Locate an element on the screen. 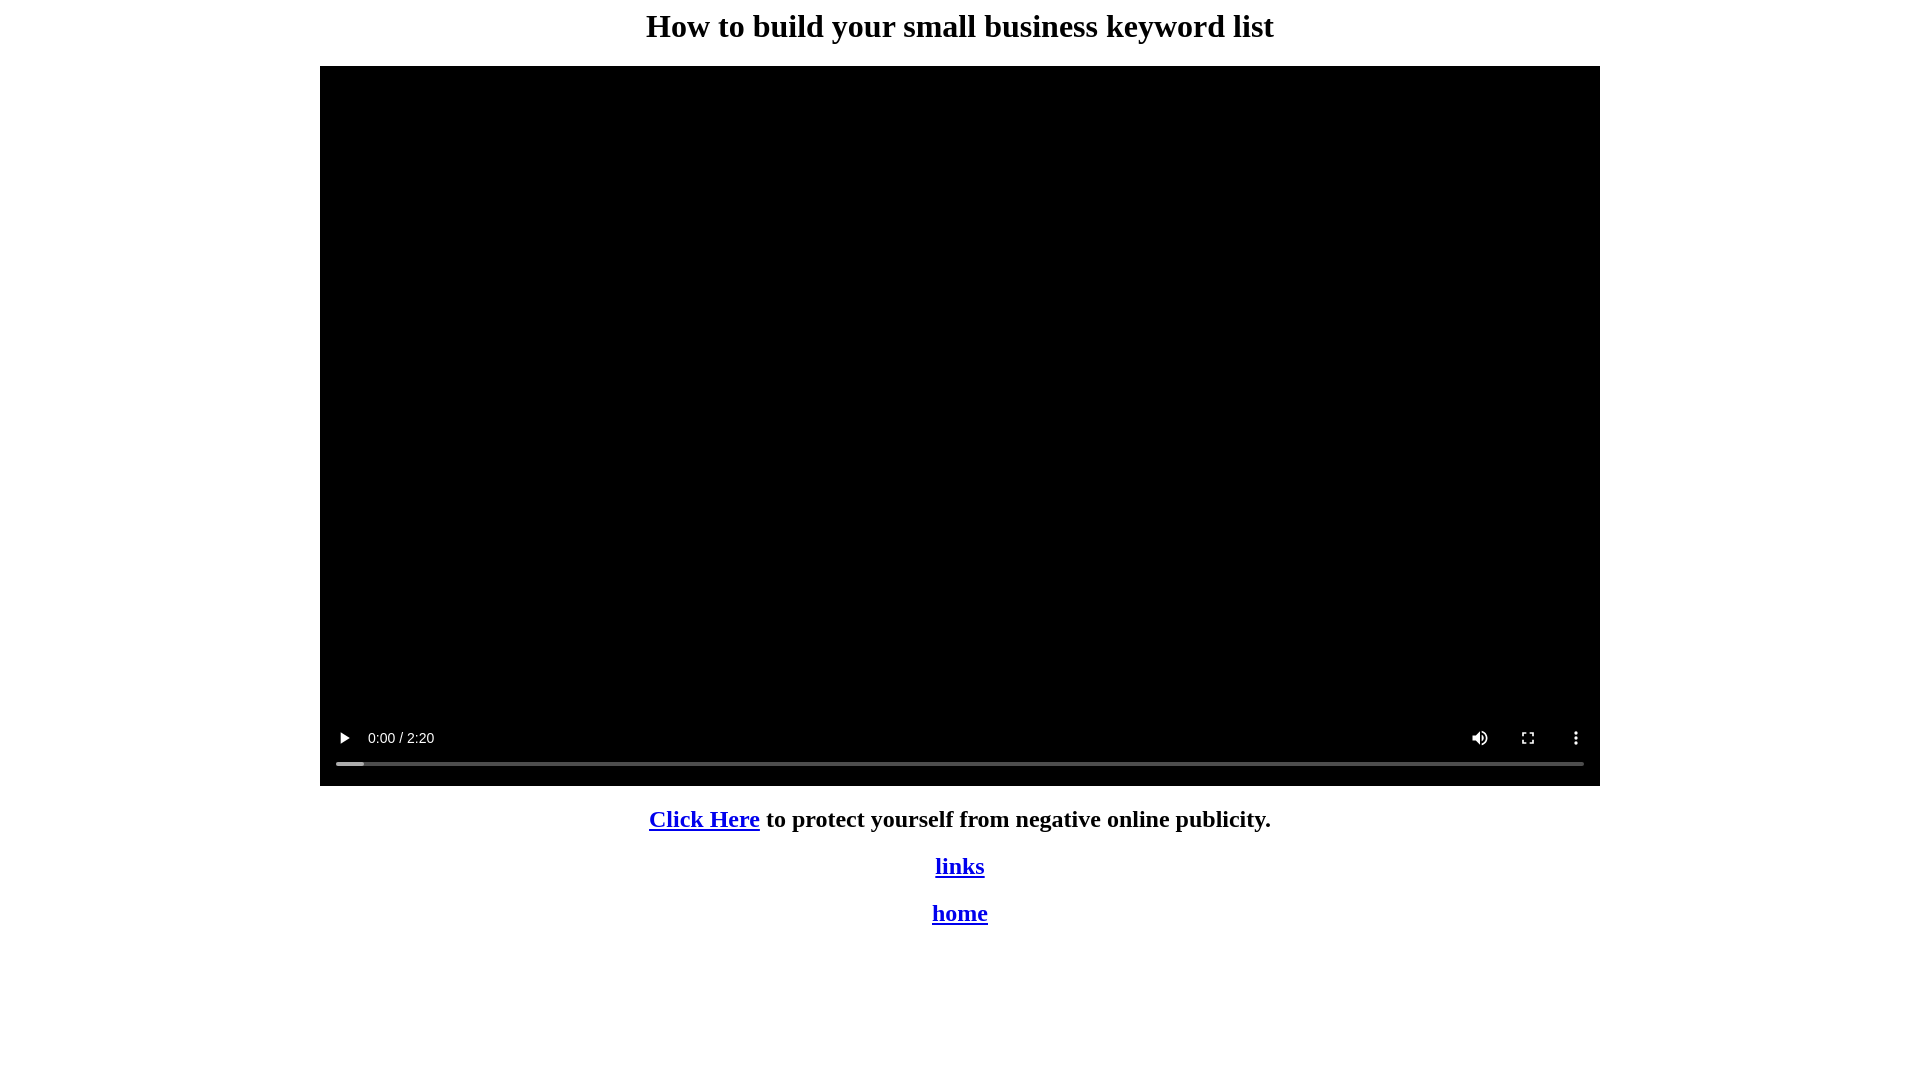  'home' is located at coordinates (960, 913).